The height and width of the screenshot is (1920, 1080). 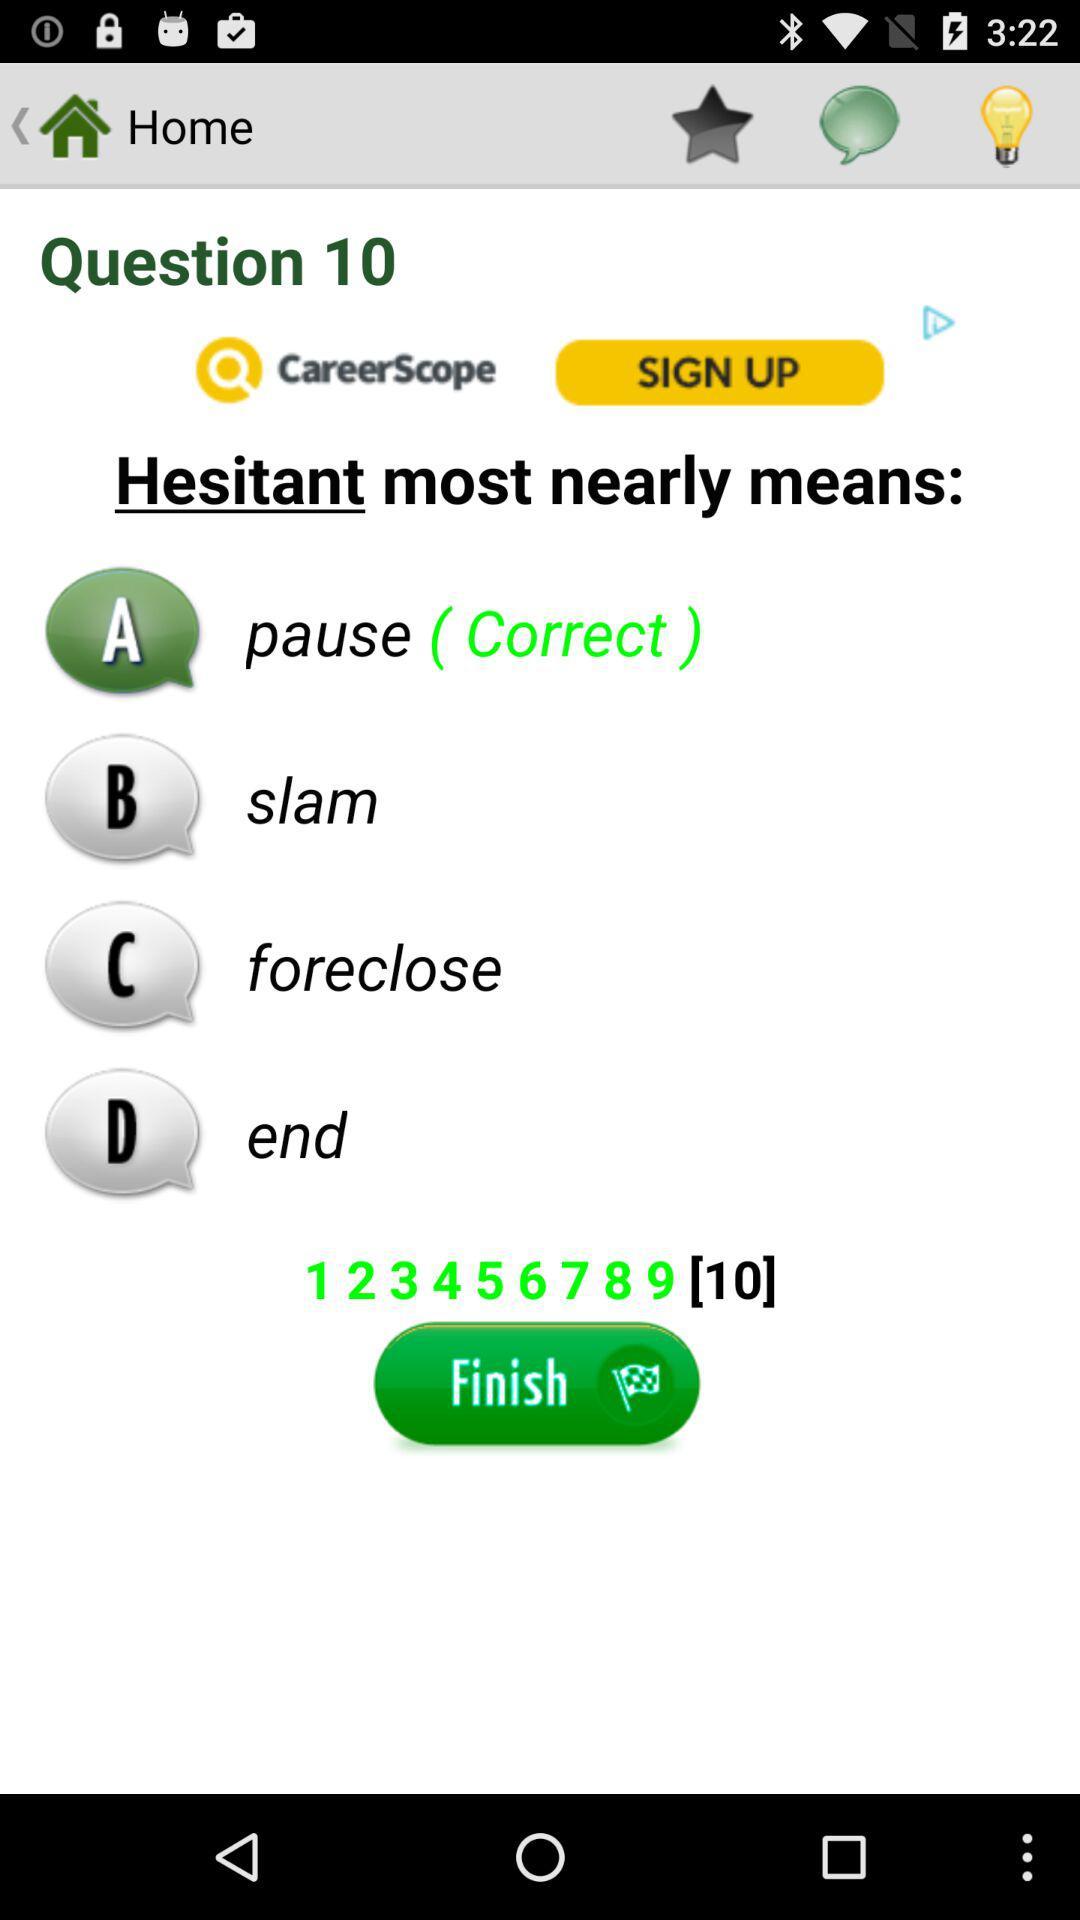 I want to click on the b message image to the left of slam, so click(x=123, y=797).